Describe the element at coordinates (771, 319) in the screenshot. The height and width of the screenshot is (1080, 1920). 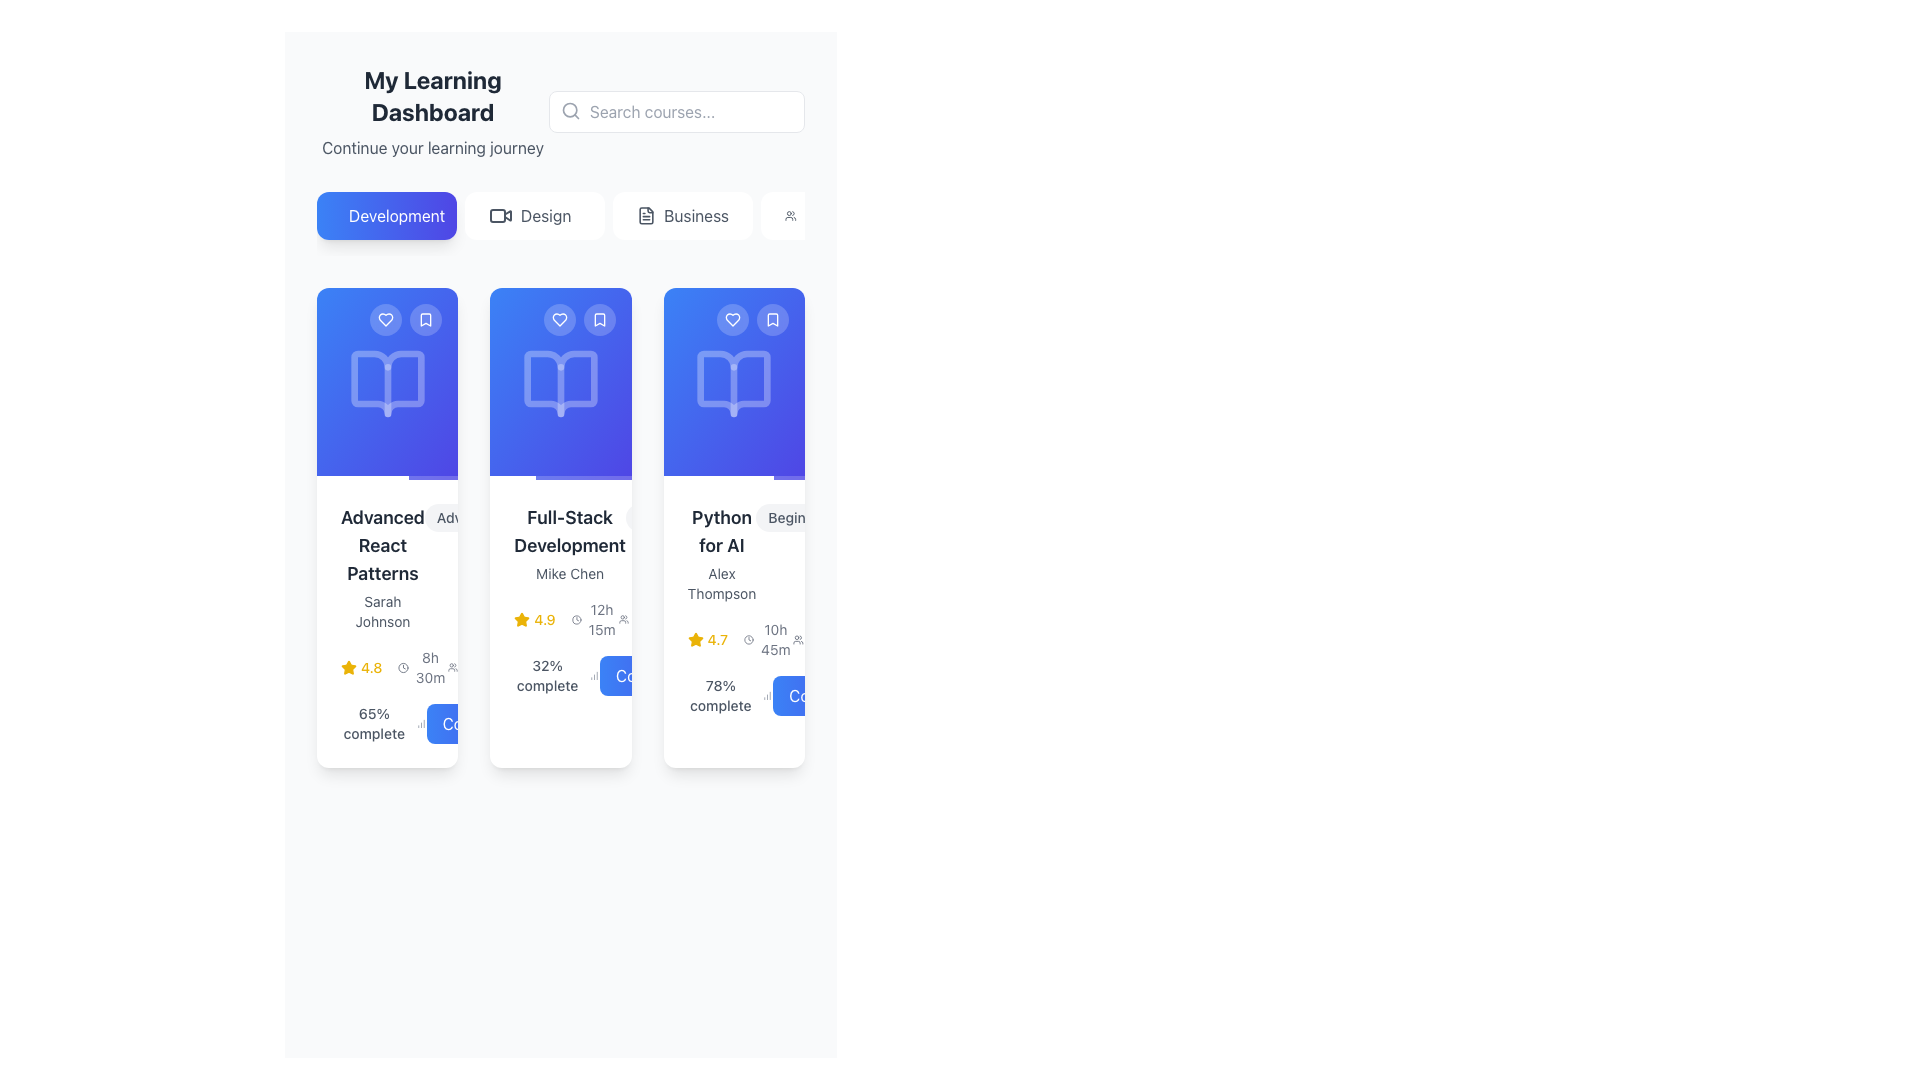
I see `the circular button with a semi-transparent white background and a bookmark icon at its center to bookmark the item` at that location.